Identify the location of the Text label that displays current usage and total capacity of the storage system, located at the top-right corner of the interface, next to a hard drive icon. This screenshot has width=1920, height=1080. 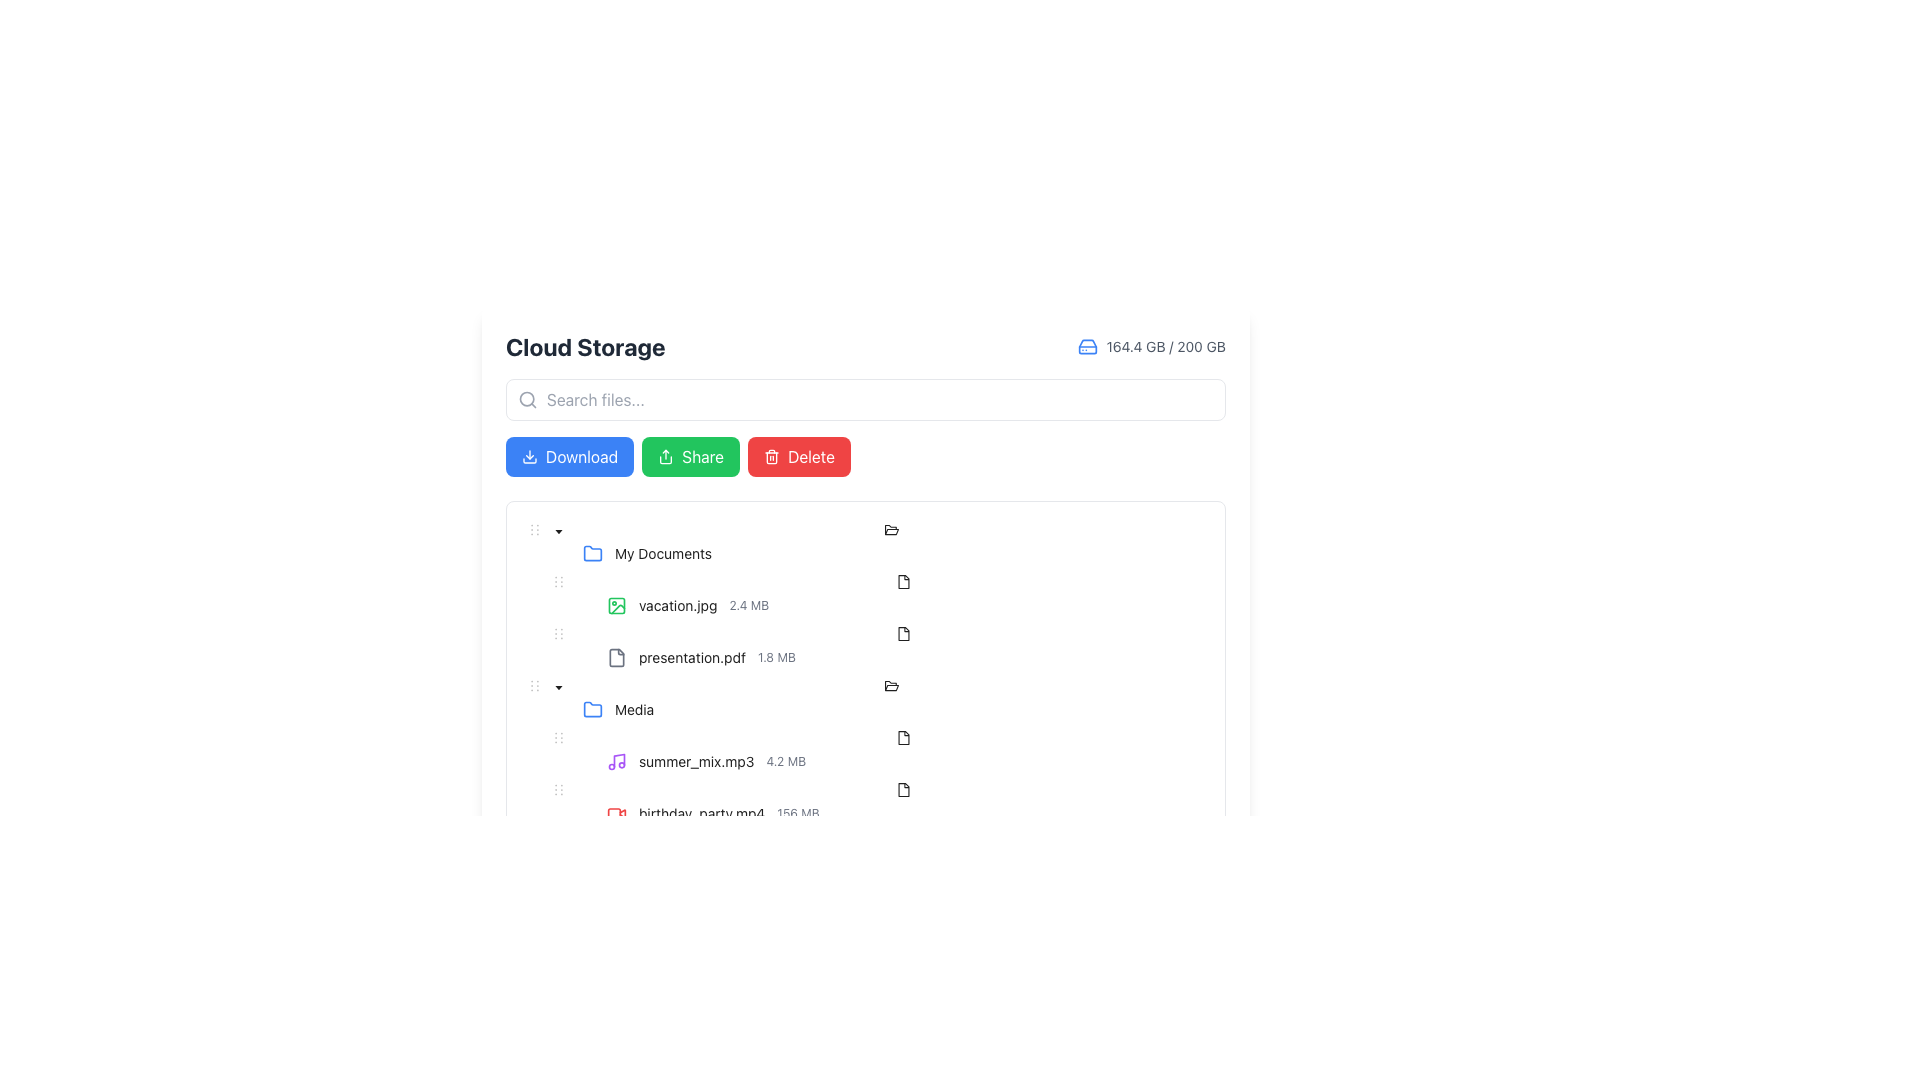
(1166, 346).